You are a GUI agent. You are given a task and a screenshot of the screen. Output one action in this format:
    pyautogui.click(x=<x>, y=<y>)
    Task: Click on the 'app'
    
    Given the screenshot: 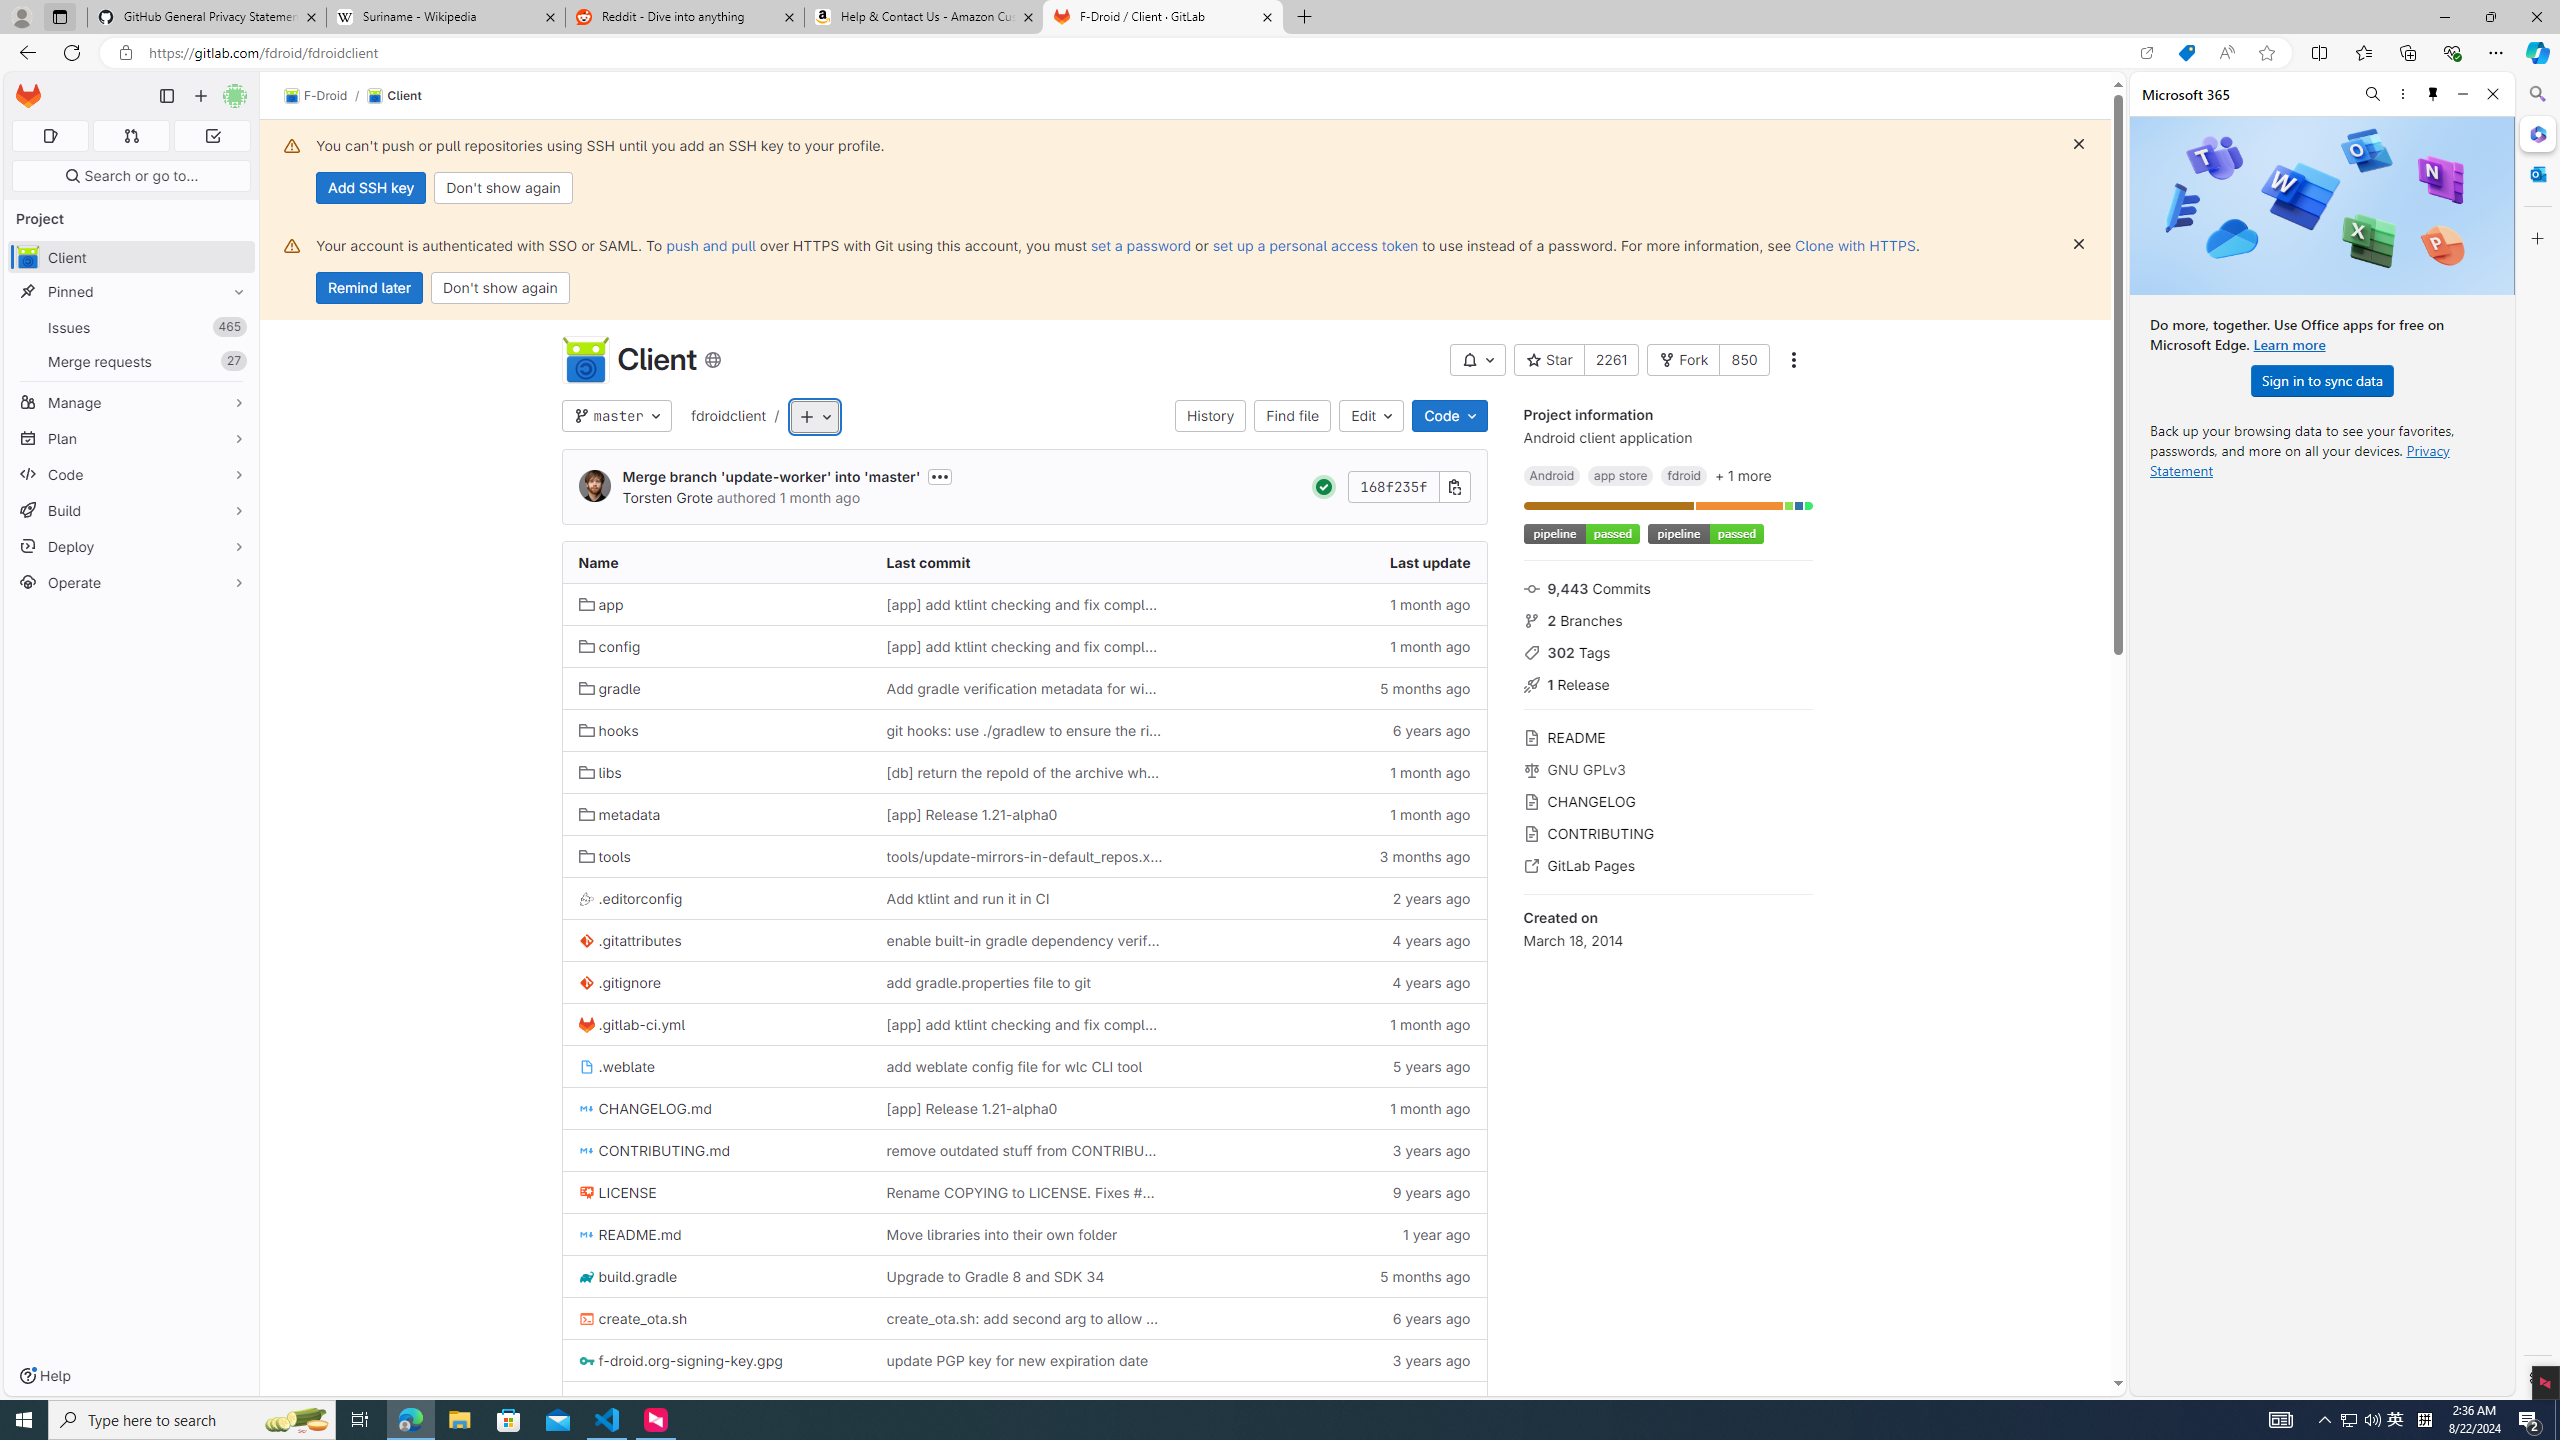 What is the action you would take?
    pyautogui.click(x=600, y=604)
    